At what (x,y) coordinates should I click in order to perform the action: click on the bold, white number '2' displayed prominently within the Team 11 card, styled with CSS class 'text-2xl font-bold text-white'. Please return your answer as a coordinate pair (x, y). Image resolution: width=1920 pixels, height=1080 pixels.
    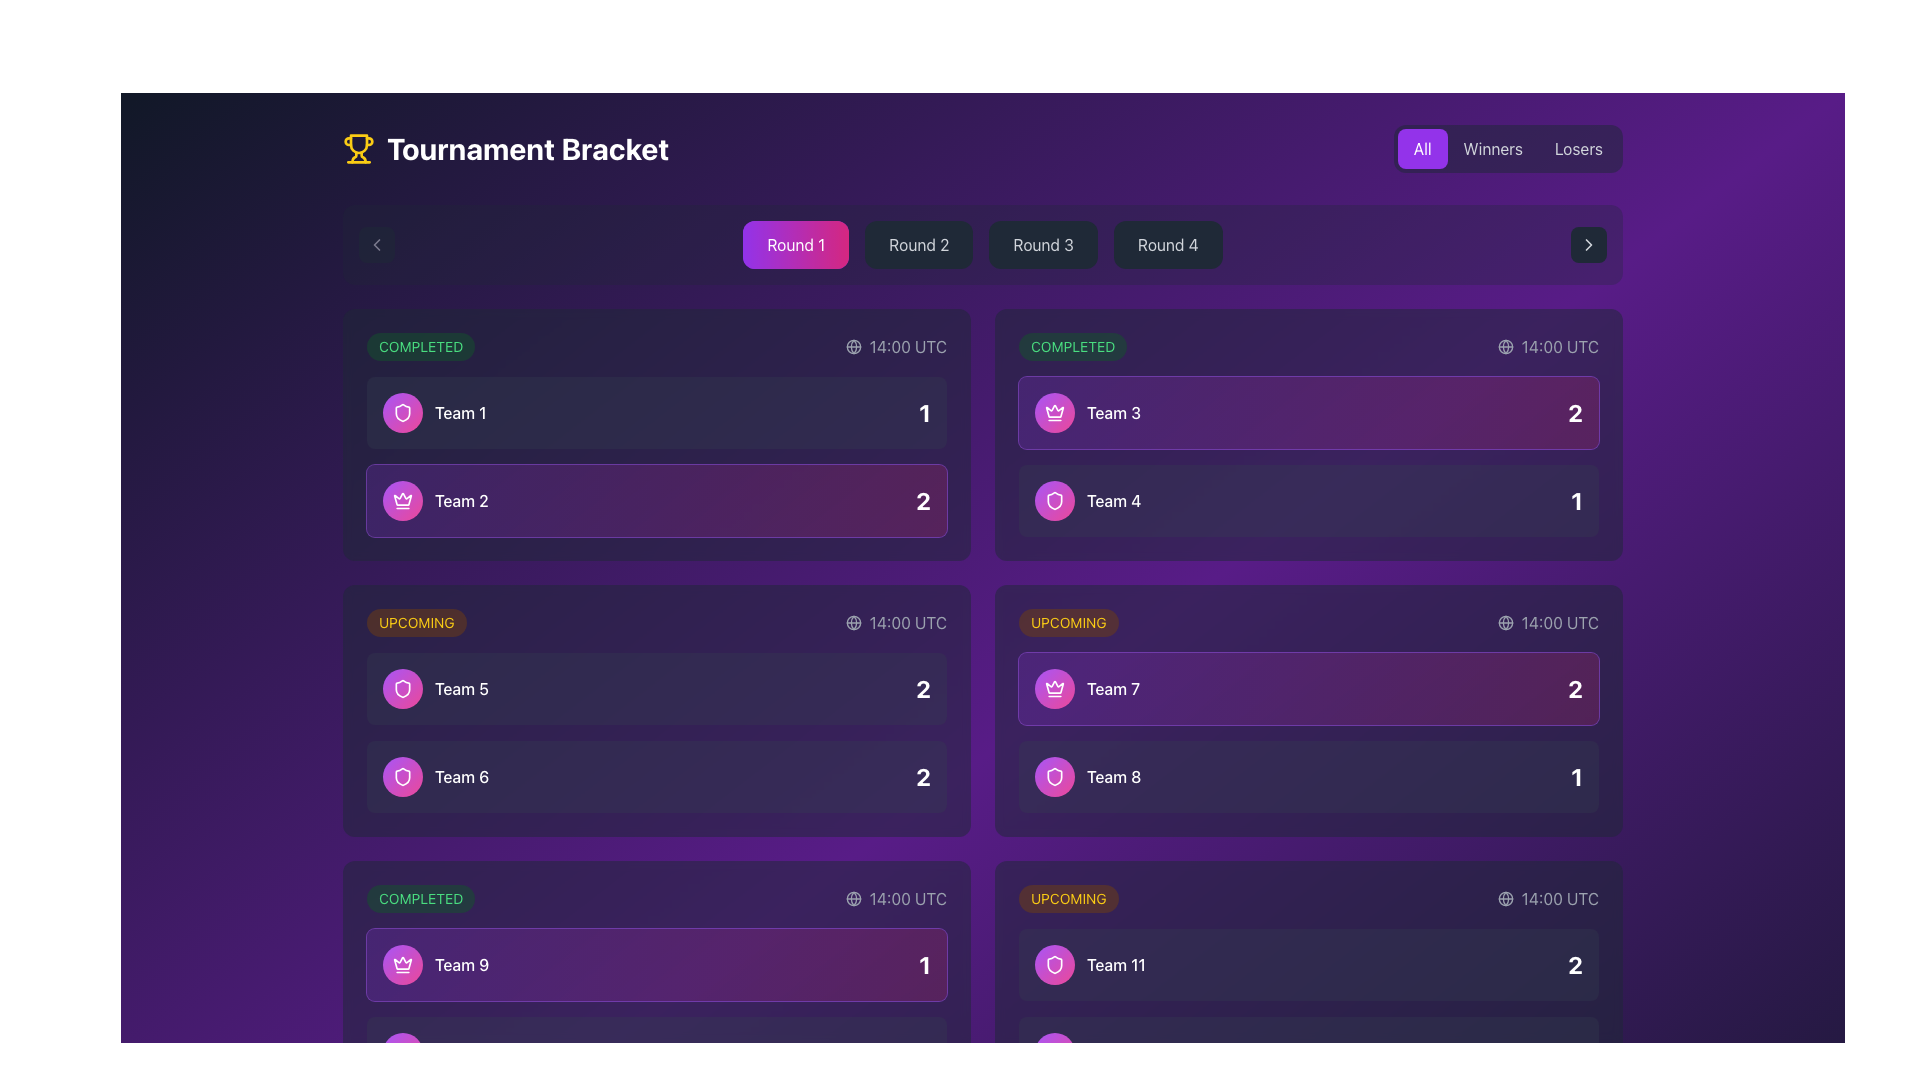
    Looking at the image, I should click on (1574, 963).